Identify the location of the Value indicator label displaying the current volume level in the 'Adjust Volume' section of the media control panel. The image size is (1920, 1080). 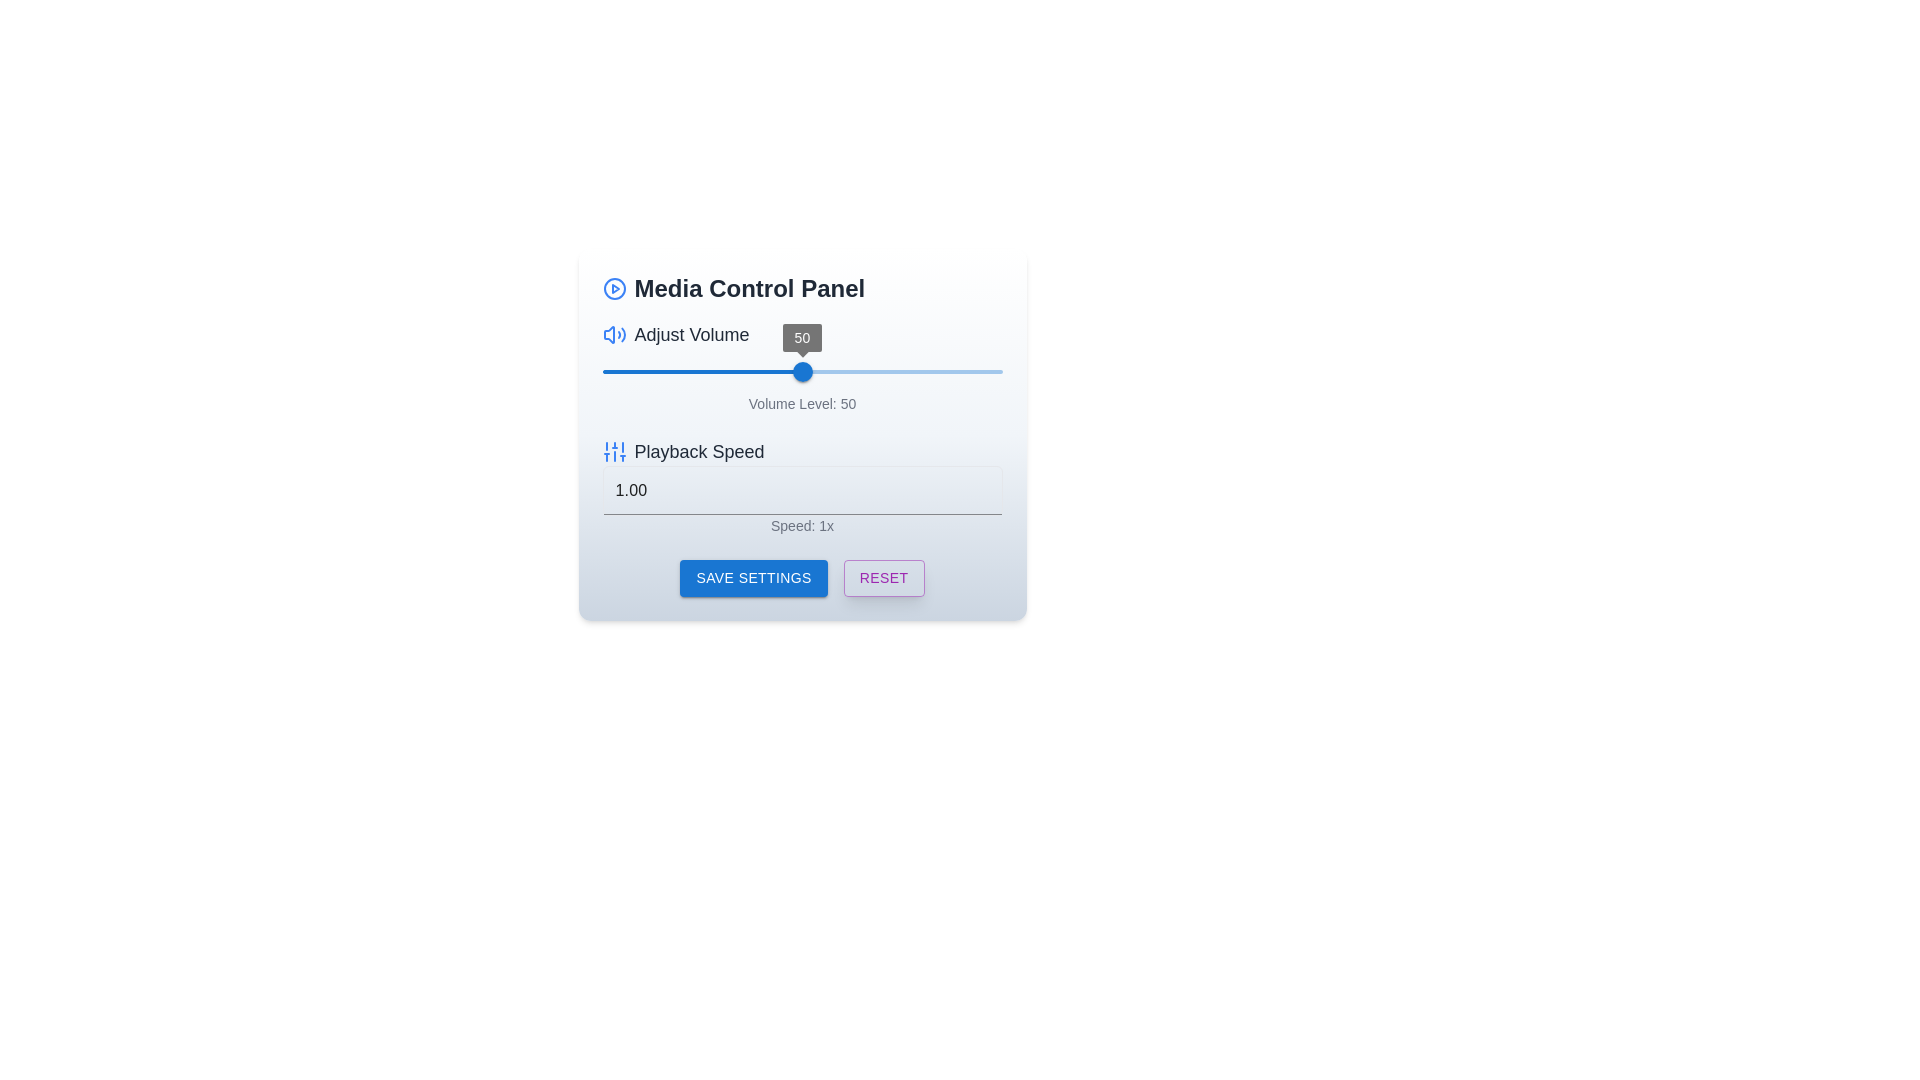
(802, 337).